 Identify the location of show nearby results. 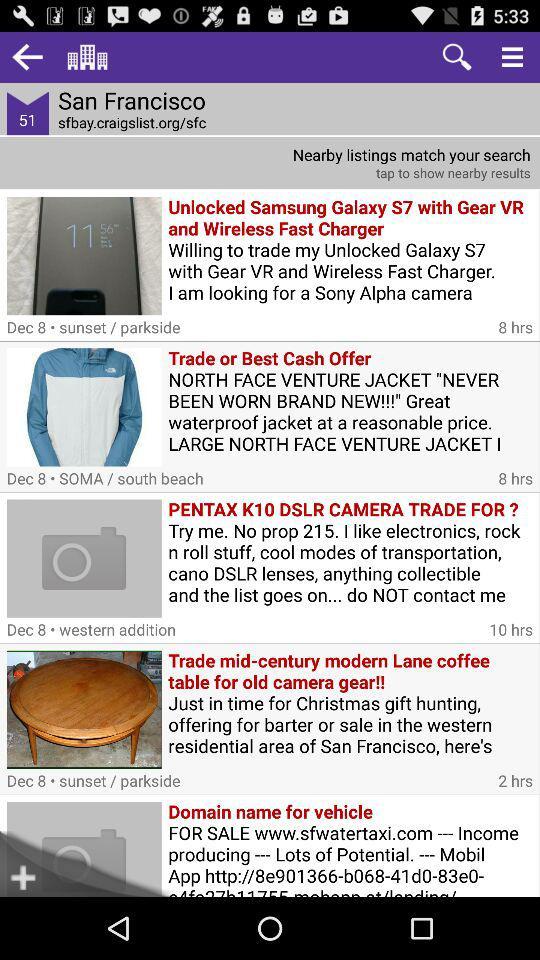
(270, 162).